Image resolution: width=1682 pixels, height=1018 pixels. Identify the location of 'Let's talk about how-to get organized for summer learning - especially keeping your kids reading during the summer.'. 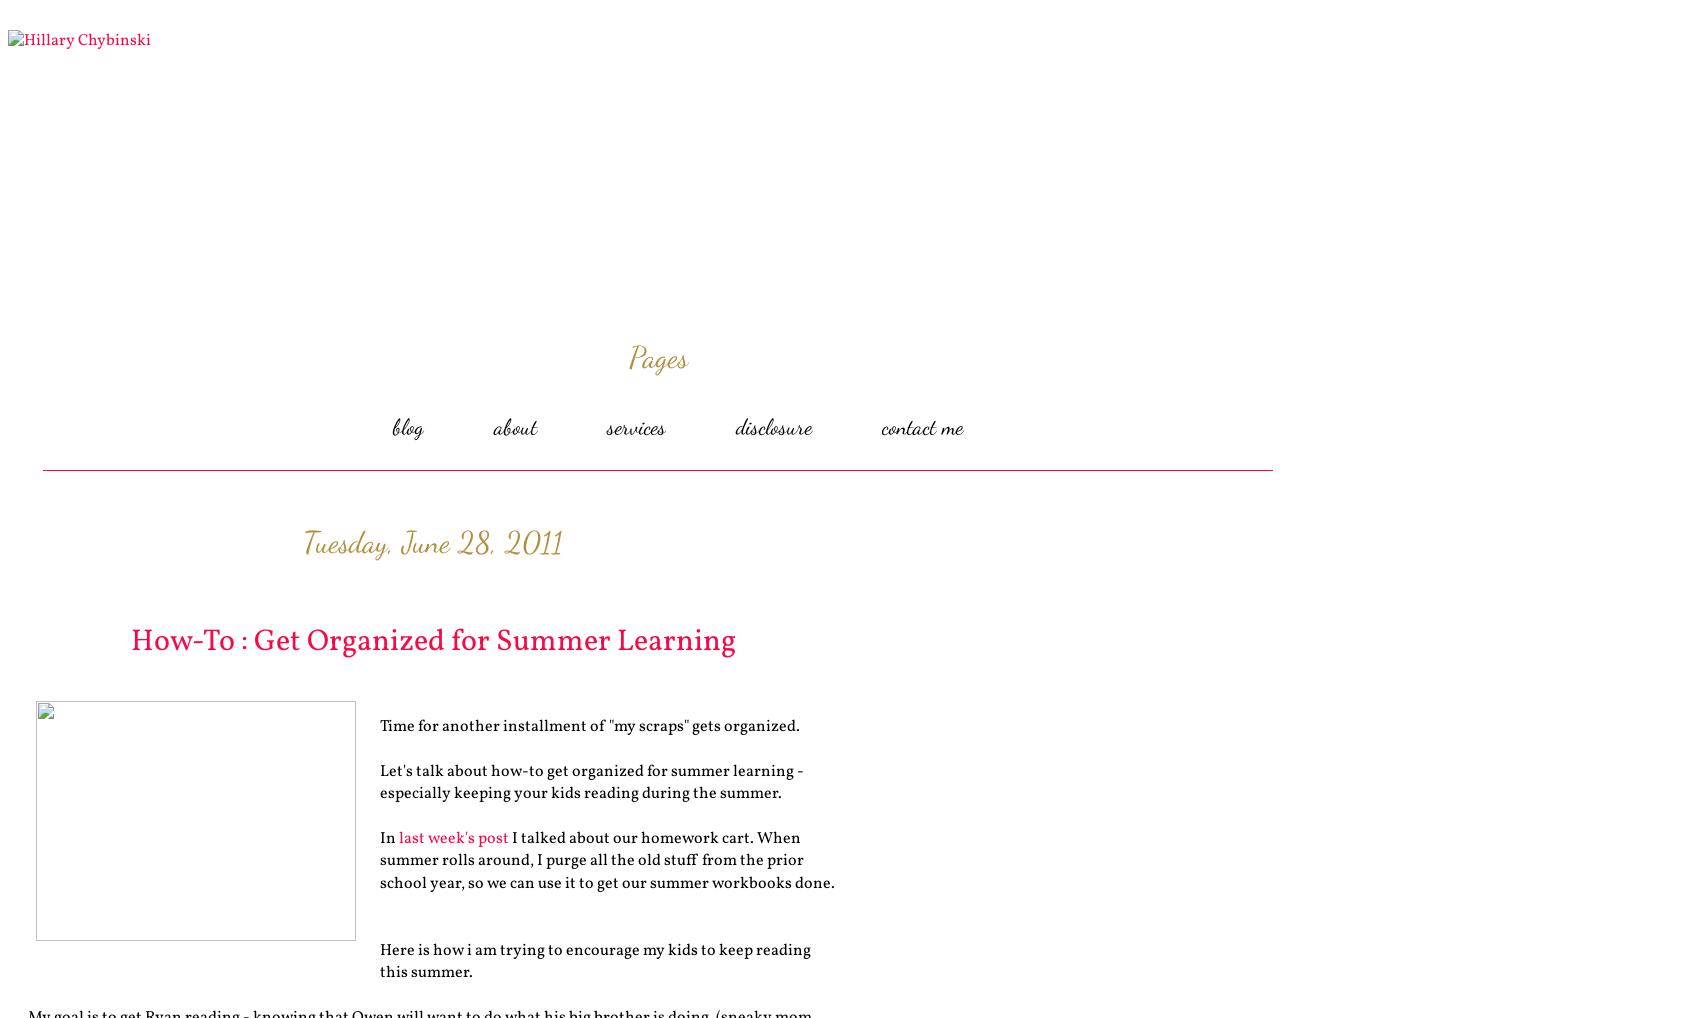
(378, 782).